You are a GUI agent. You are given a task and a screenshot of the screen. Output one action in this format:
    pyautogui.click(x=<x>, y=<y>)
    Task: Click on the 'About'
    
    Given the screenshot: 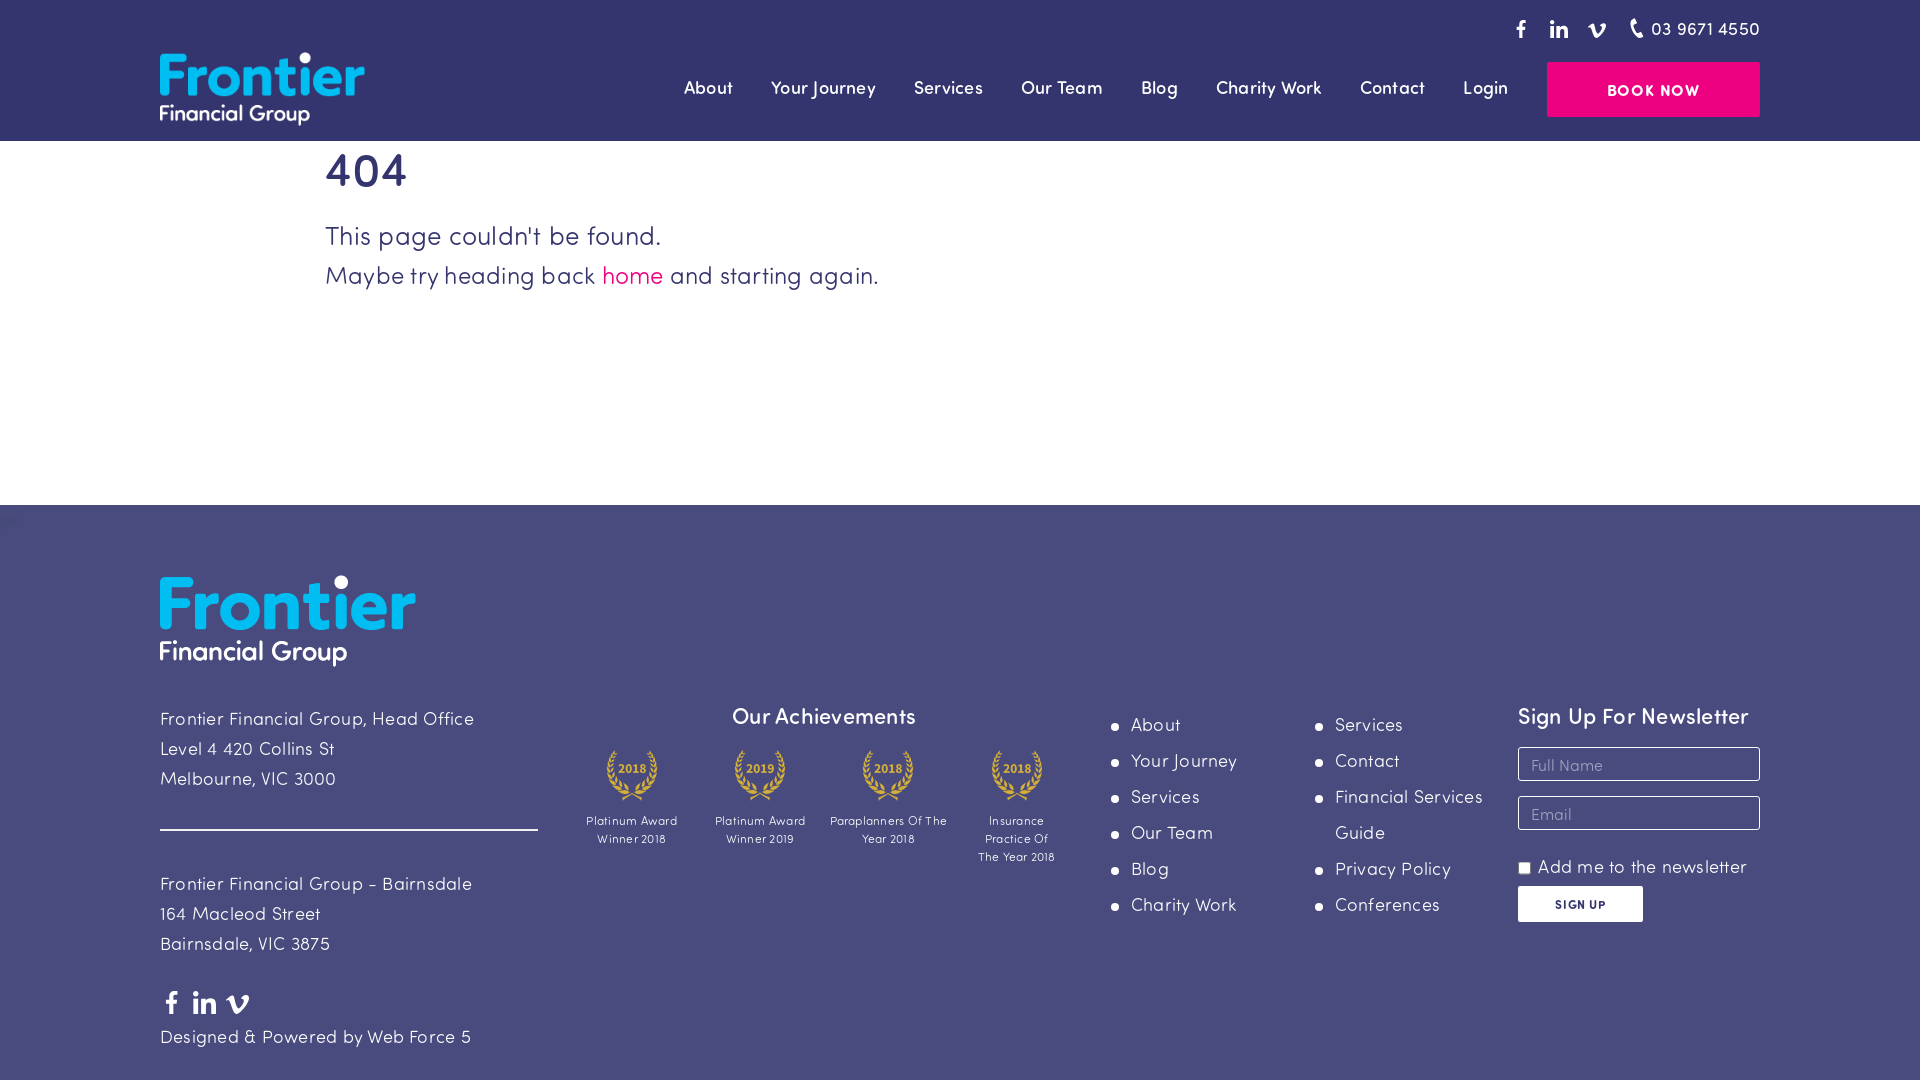 What is the action you would take?
    pyautogui.click(x=708, y=86)
    